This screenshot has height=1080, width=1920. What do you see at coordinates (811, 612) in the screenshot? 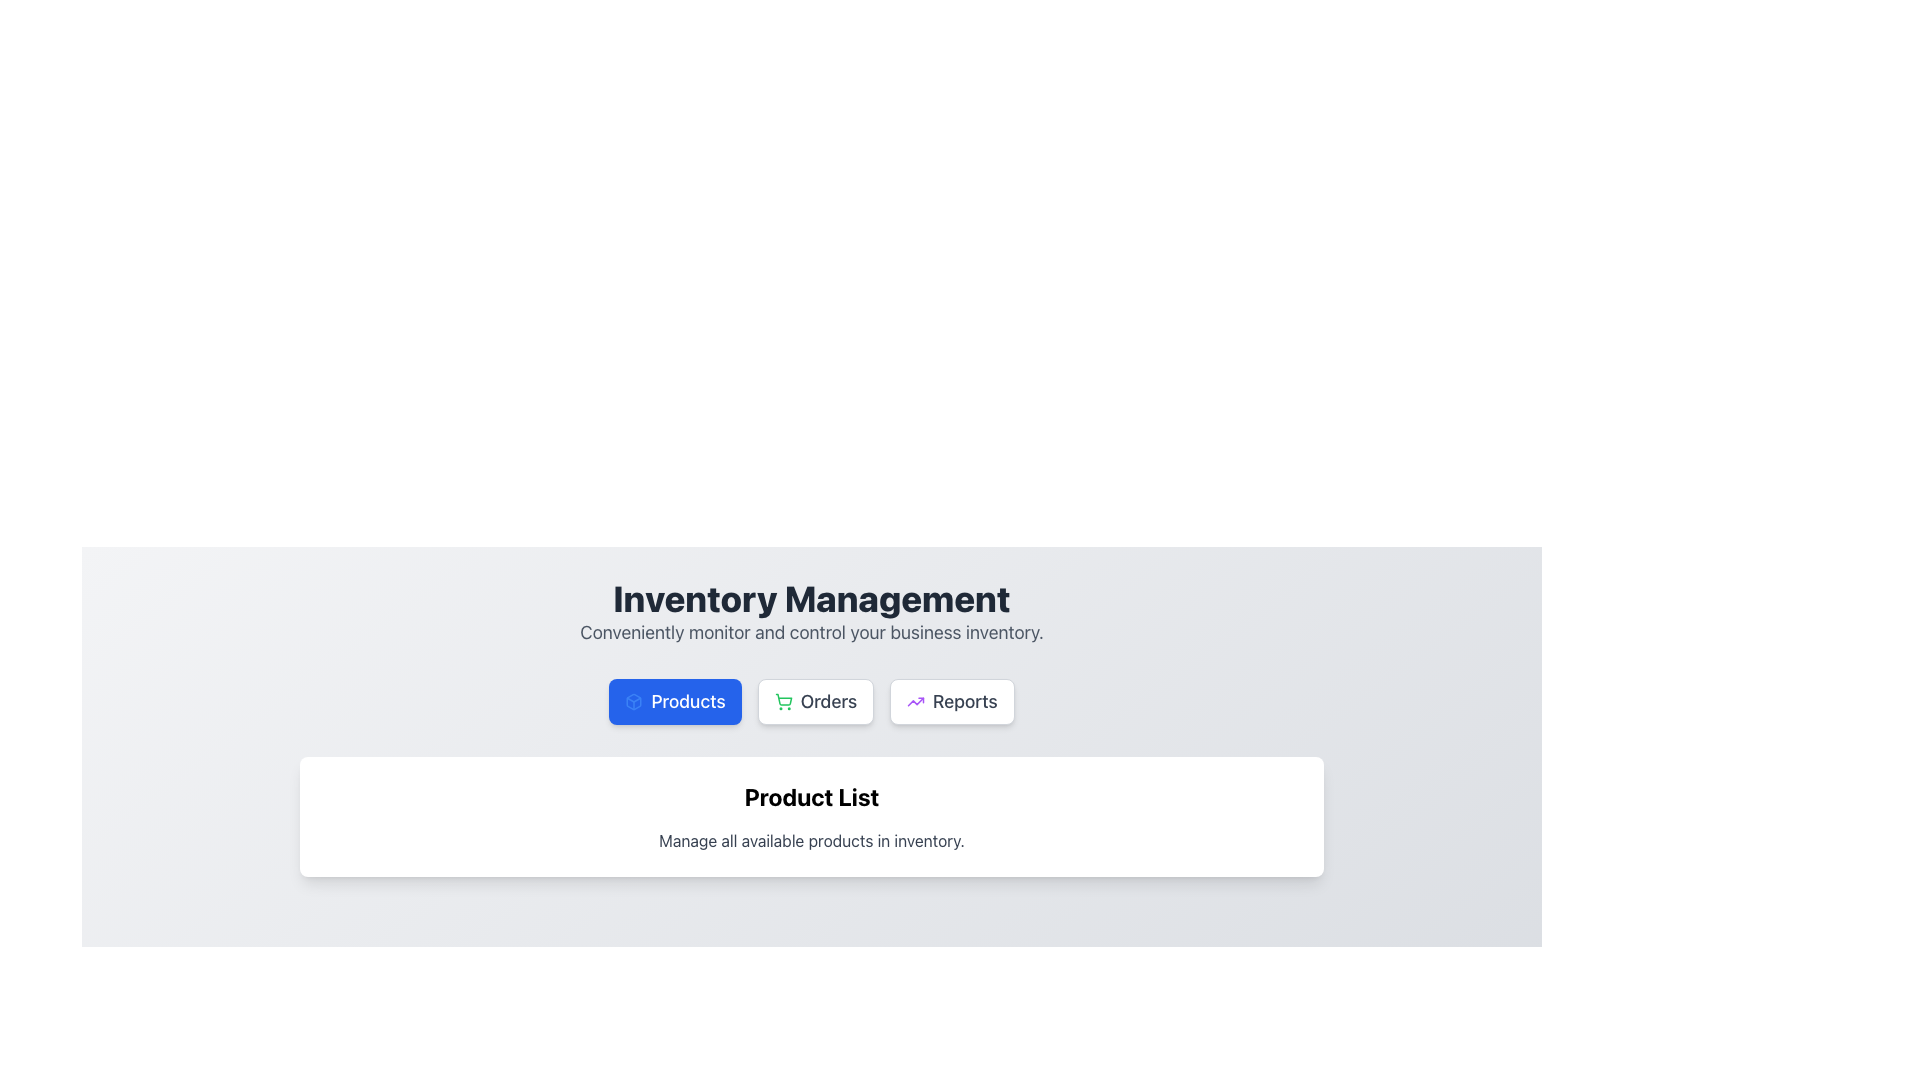
I see `the Text Block that provides a heading and description for the inventory management section, located near the top of the section above the buttons labeled 'Products,' 'Orders,' and 'Reports.'` at bounding box center [811, 612].